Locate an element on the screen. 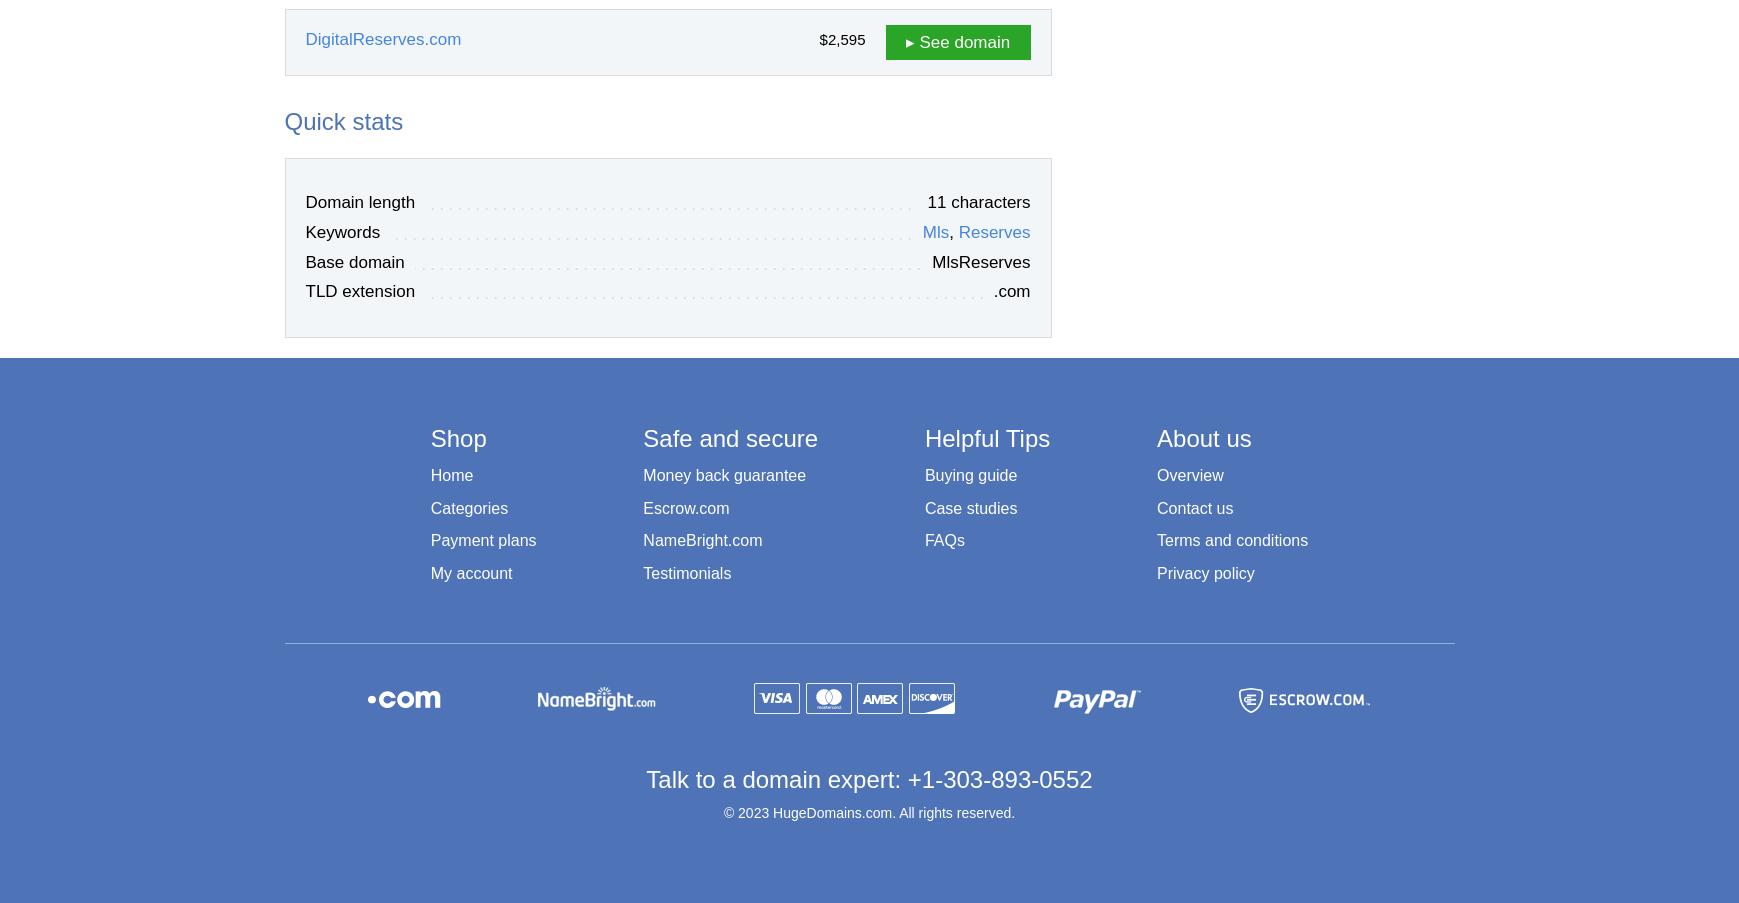 The width and height of the screenshot is (1739, 903). '$2,595' is located at coordinates (841, 38).